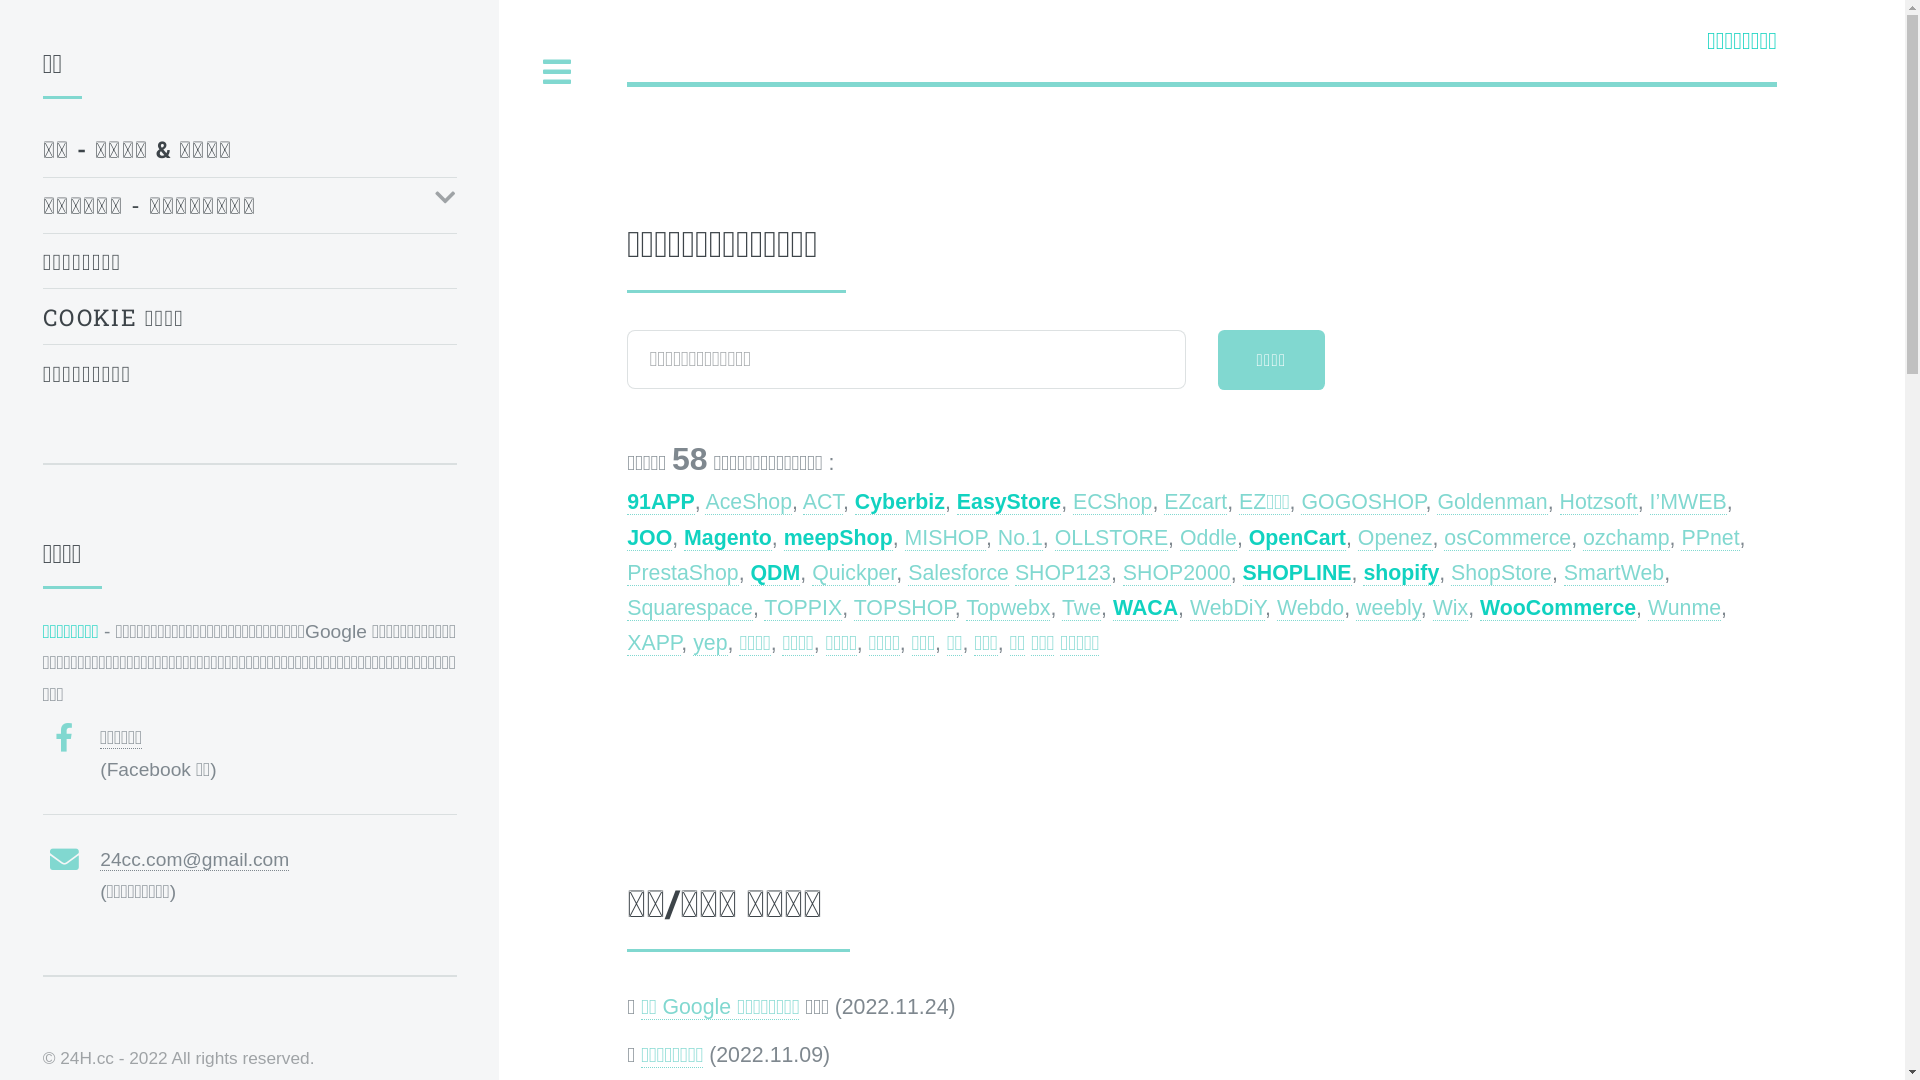  Describe the element at coordinates (682, 573) in the screenshot. I see `'PrestaShop'` at that location.